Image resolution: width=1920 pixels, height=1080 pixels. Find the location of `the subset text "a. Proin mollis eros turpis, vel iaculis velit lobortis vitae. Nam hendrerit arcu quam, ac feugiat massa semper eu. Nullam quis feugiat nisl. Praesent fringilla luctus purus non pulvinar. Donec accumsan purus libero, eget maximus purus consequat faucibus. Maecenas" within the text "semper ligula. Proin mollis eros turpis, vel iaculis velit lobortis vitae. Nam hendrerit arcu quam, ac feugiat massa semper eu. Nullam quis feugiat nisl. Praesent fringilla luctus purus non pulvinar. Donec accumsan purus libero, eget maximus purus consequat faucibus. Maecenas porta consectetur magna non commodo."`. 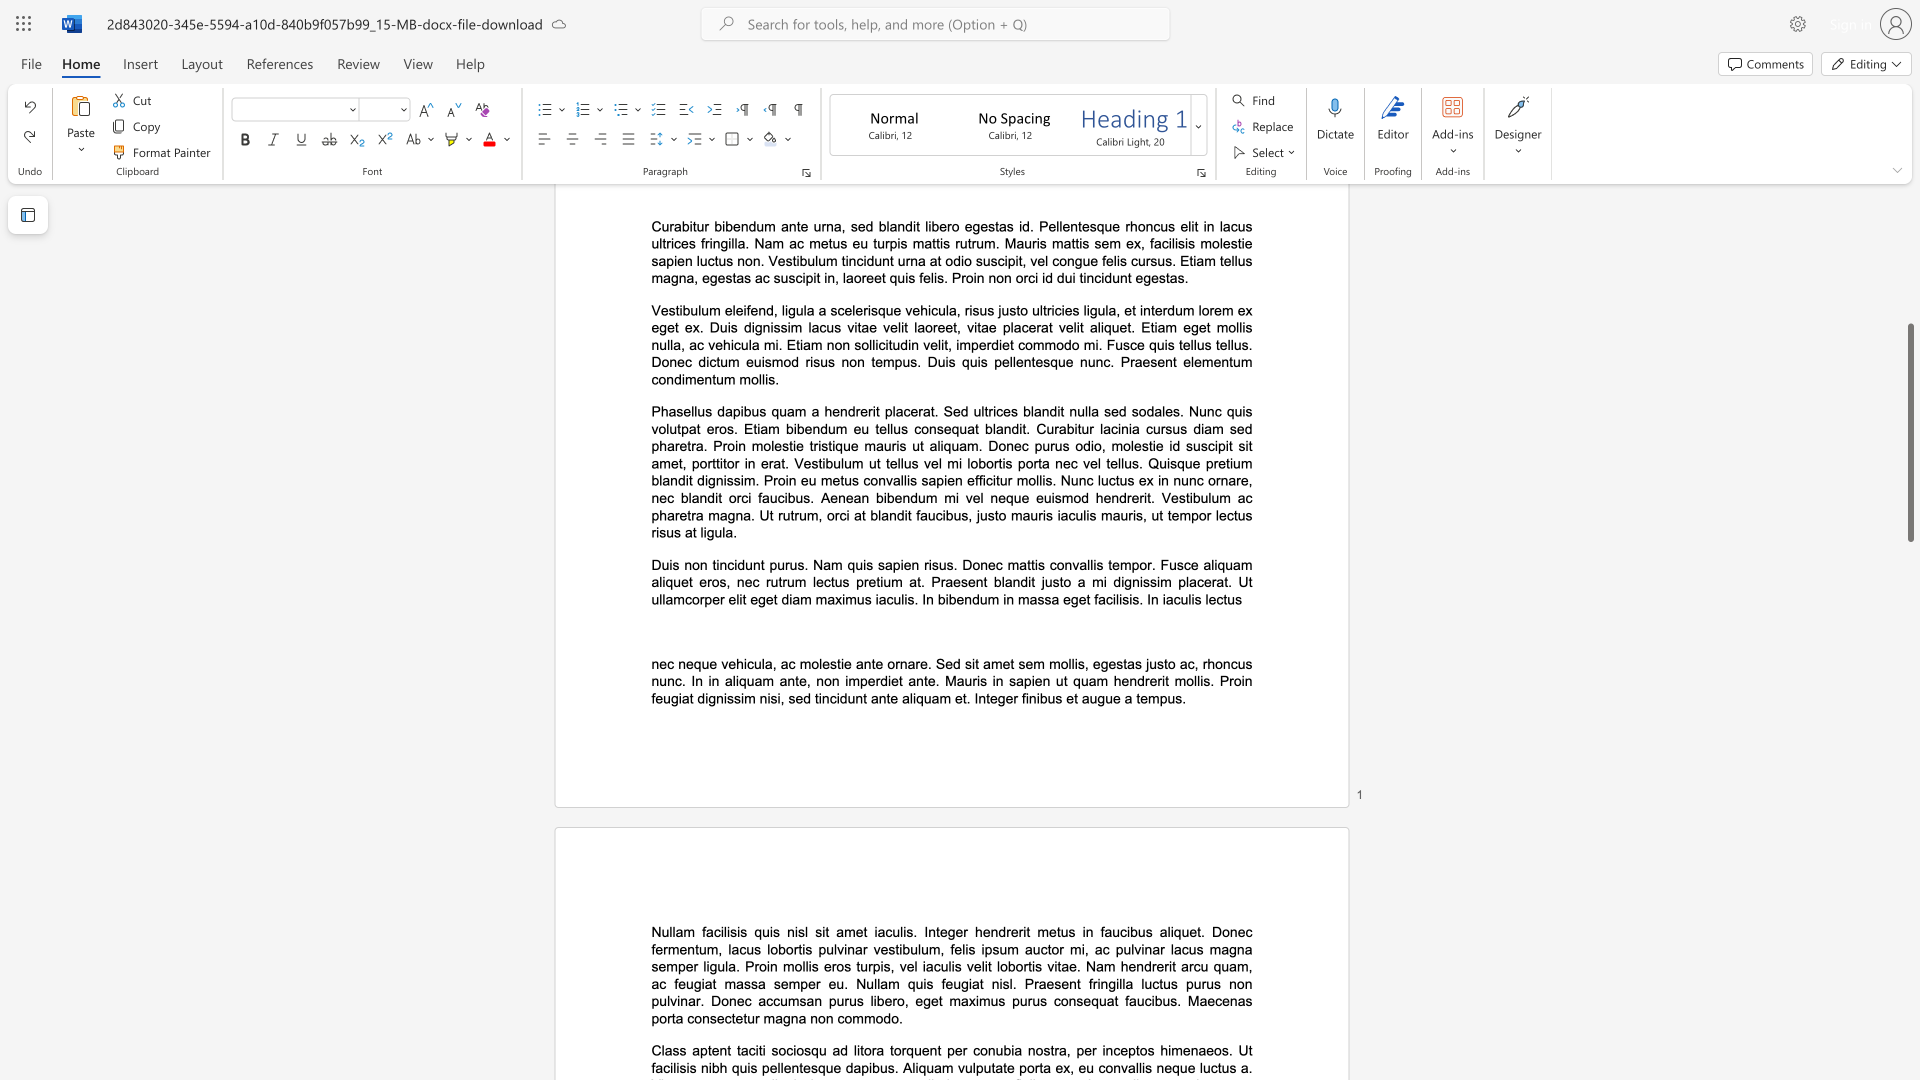

the subset text "a. Proin mollis eros turpis, vel iaculis velit lobortis vitae. Nam hendrerit arcu quam, ac feugiat massa semper eu. Nullam quis feugiat nisl. Praesent fringilla luctus purus non pulvinar. Donec accumsan purus libero, eget maximus purus consequat faucibus. Maecenas" within the text "semper ligula. Proin mollis eros turpis, vel iaculis velit lobortis vitae. Nam hendrerit arcu quam, ac feugiat massa semper eu. Nullam quis feugiat nisl. Praesent fringilla luctus purus non pulvinar. Donec accumsan purus libero, eget maximus purus consequat faucibus. Maecenas porta consectetur magna non commodo." is located at coordinates (727, 965).